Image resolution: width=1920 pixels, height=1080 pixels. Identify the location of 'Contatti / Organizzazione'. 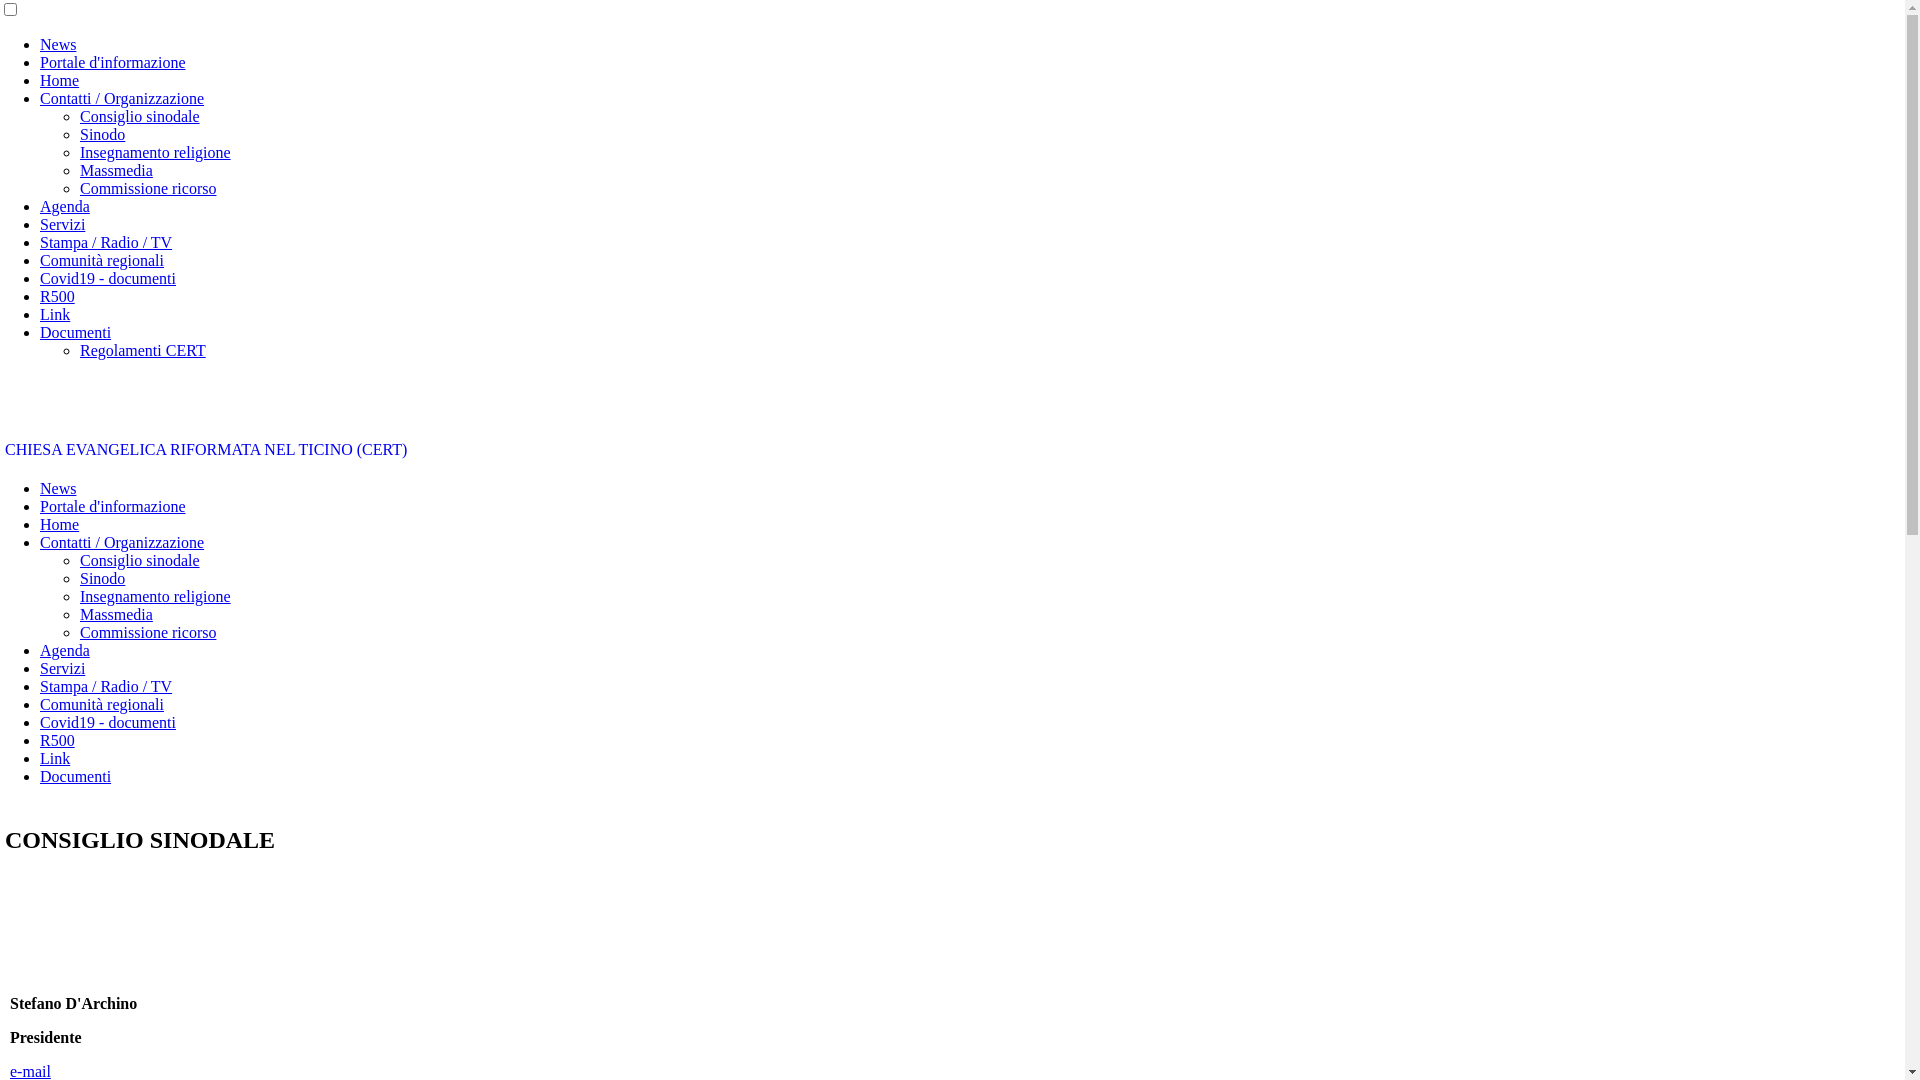
(120, 98).